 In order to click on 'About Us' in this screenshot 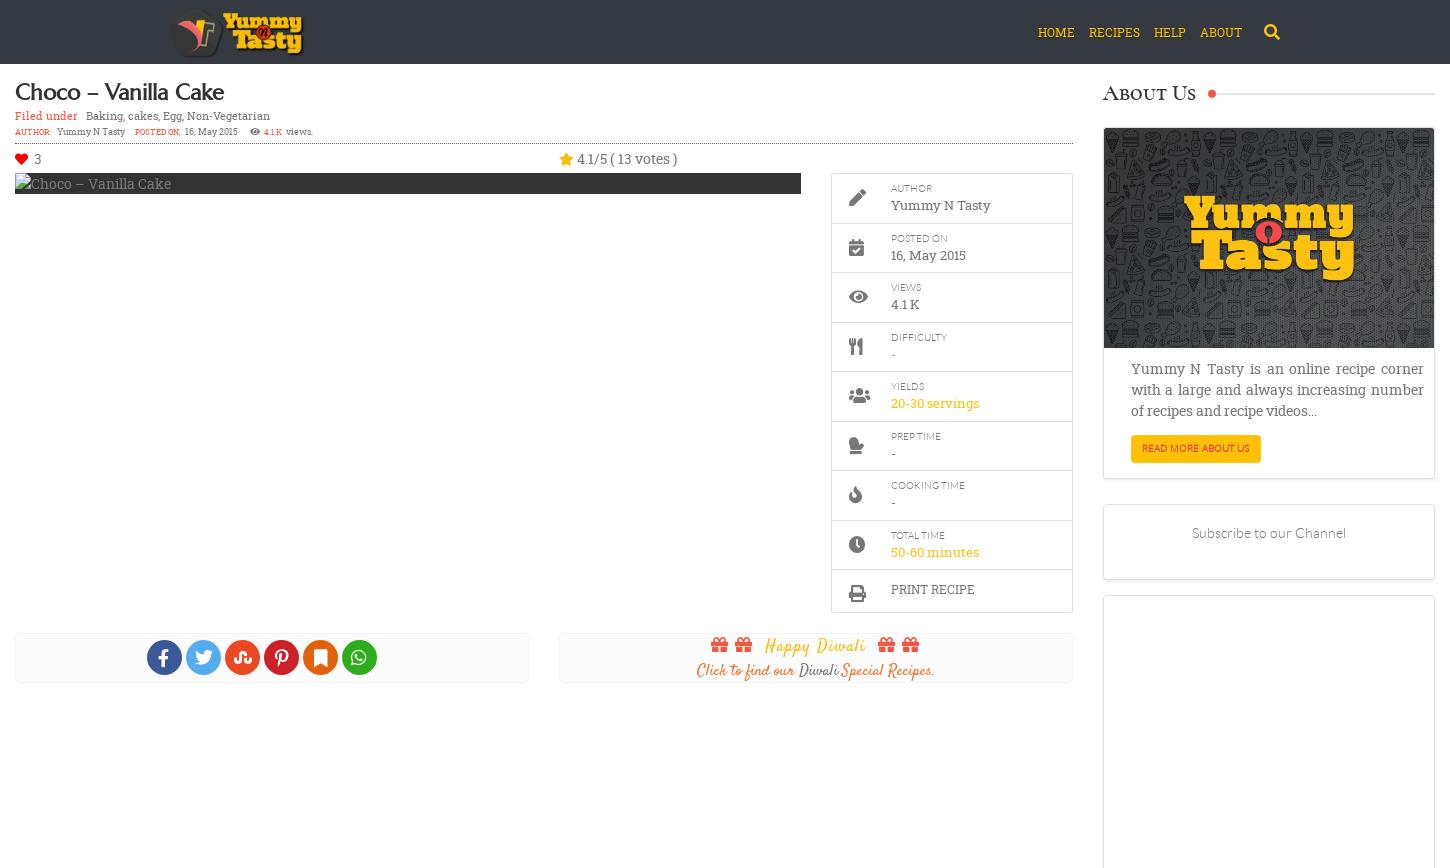, I will do `click(1147, 92)`.